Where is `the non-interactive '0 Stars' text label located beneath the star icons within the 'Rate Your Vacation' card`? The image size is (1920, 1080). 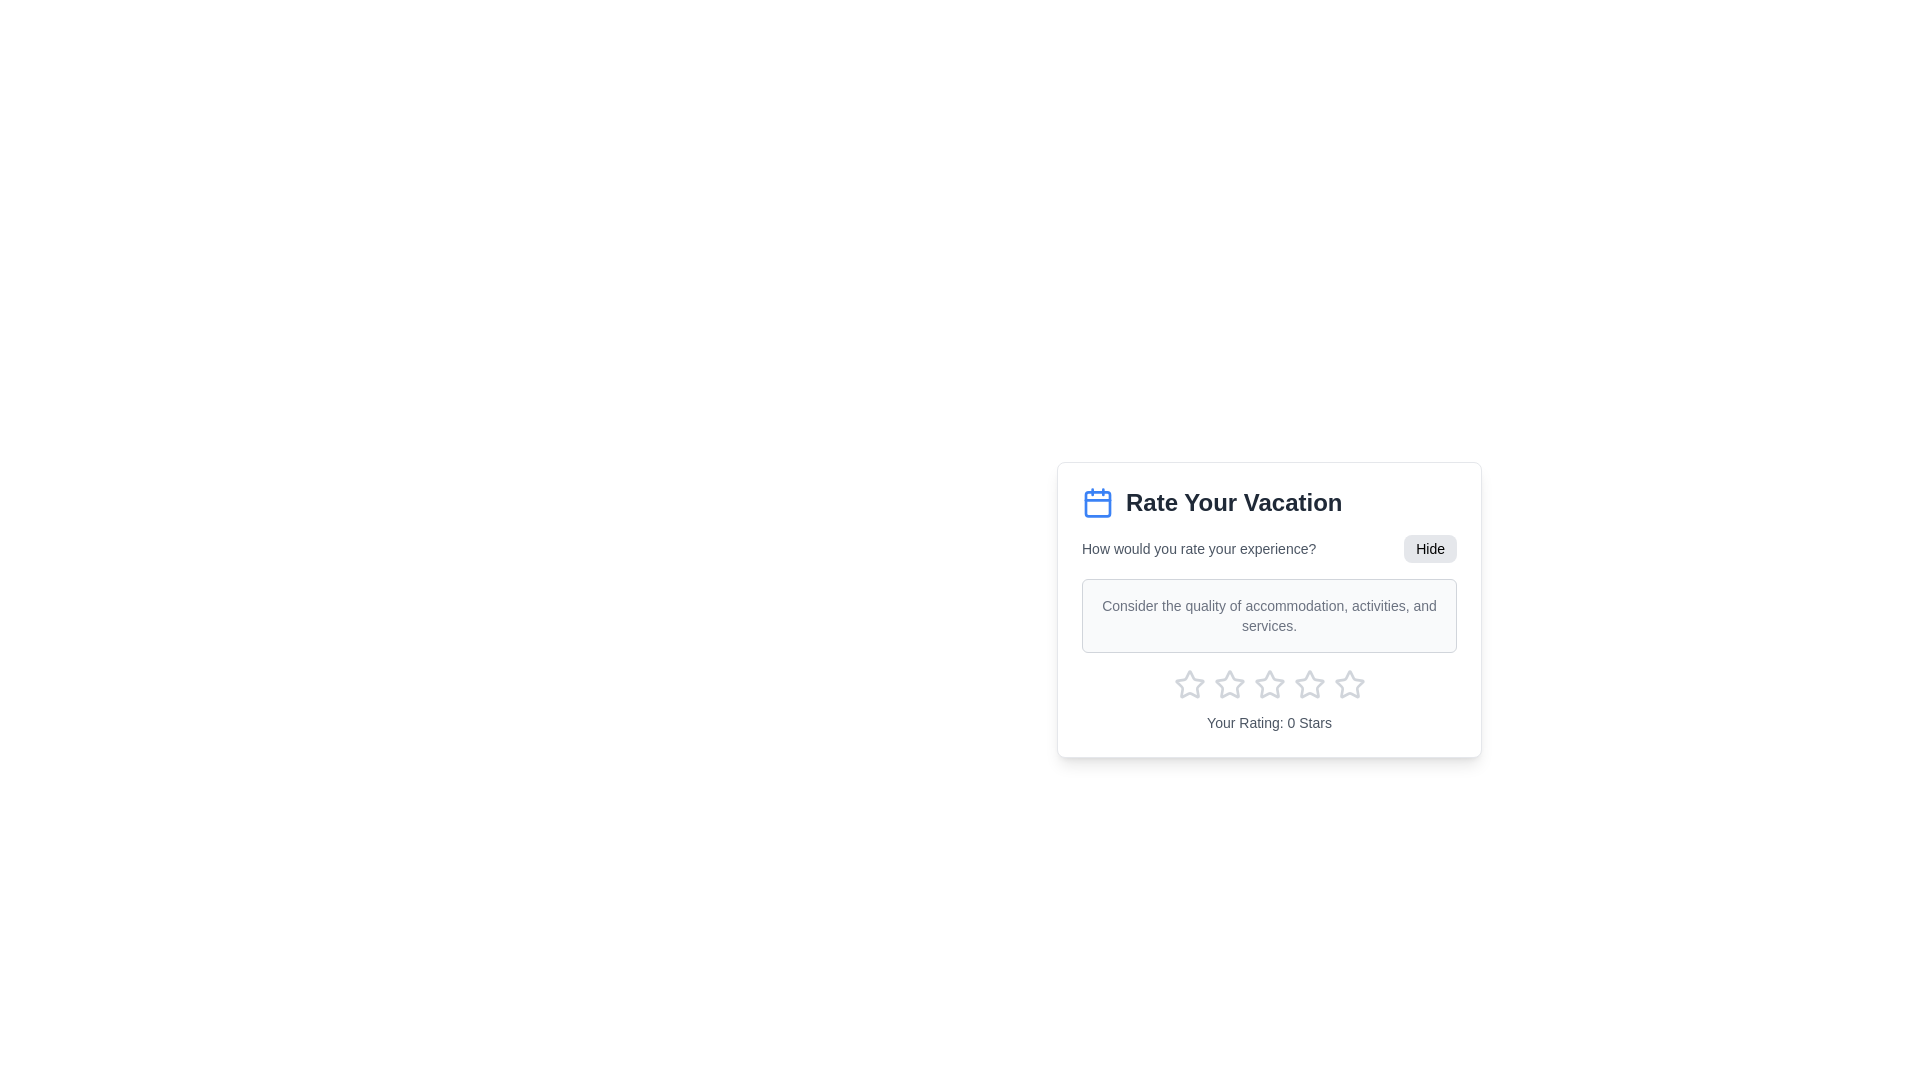 the non-interactive '0 Stars' text label located beneath the star icons within the 'Rate Your Vacation' card is located at coordinates (1268, 722).